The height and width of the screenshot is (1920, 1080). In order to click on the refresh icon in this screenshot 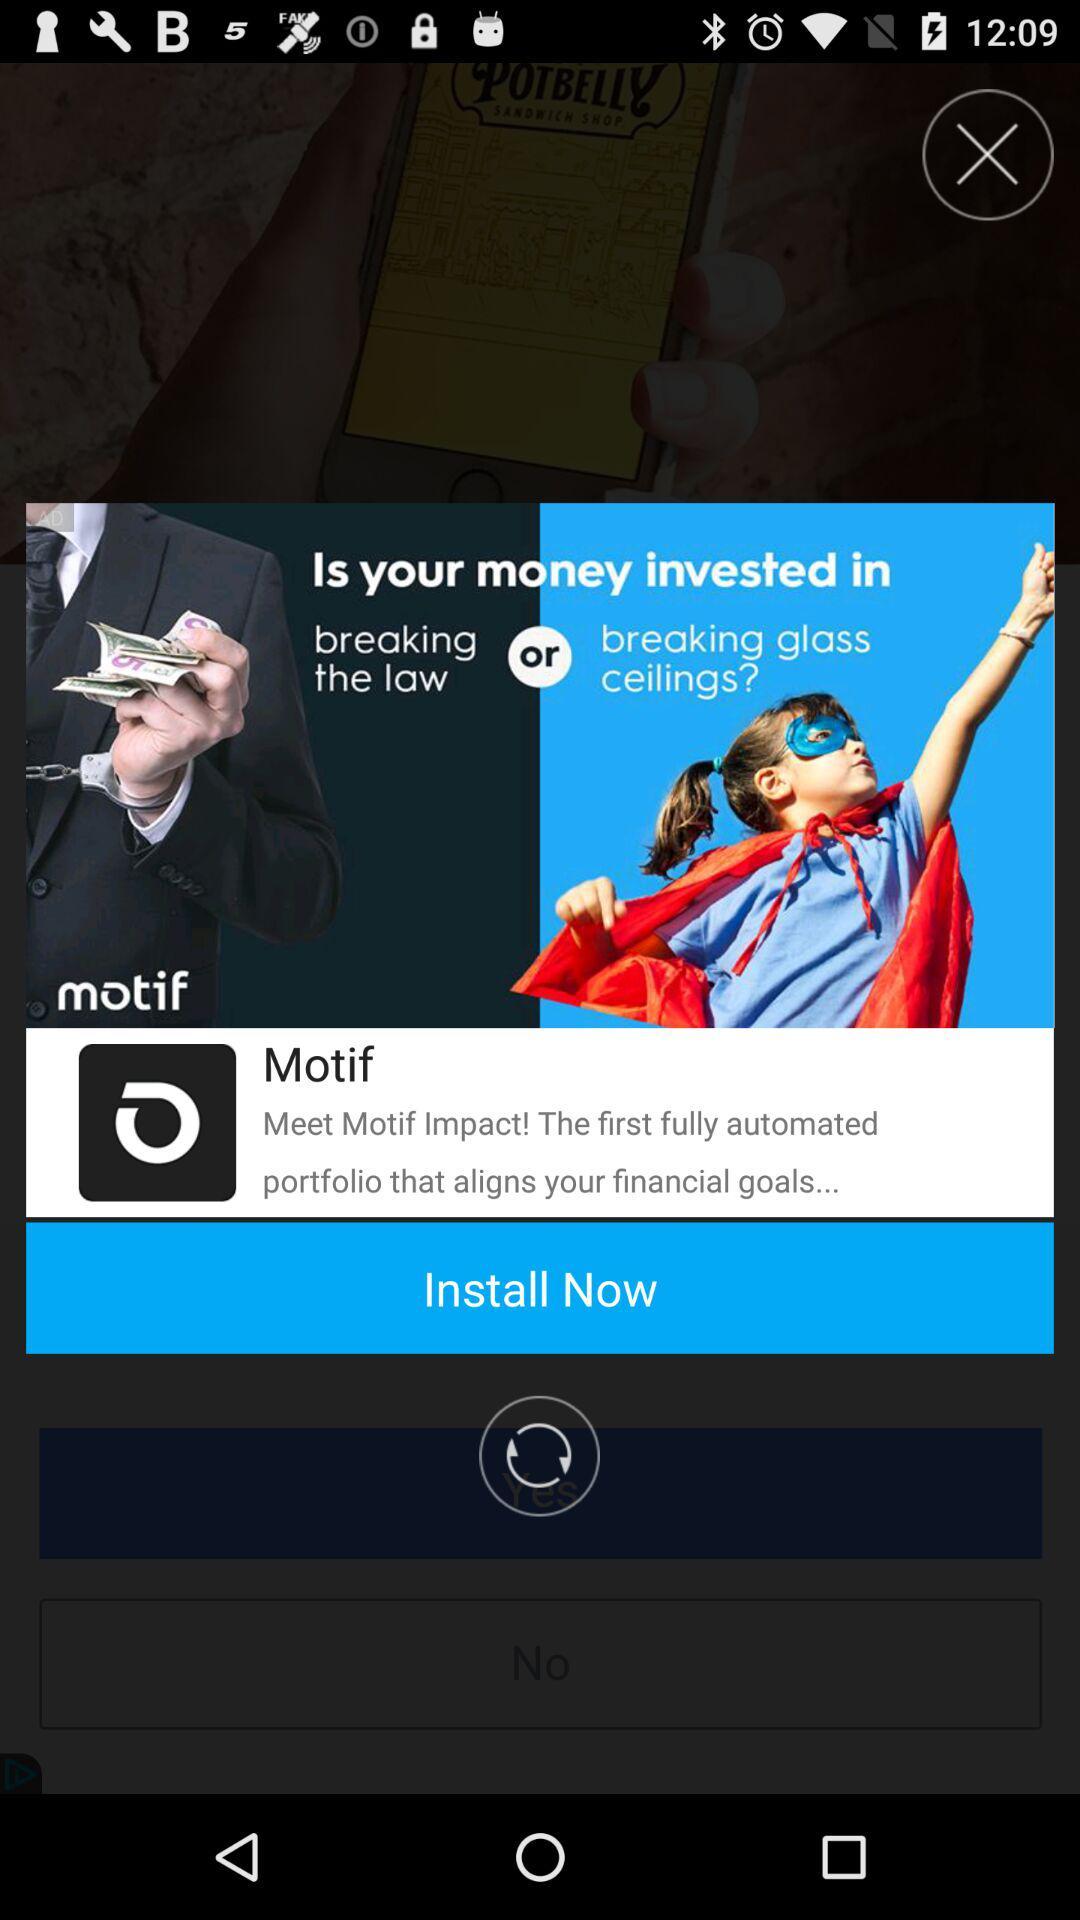, I will do `click(156, 1200)`.